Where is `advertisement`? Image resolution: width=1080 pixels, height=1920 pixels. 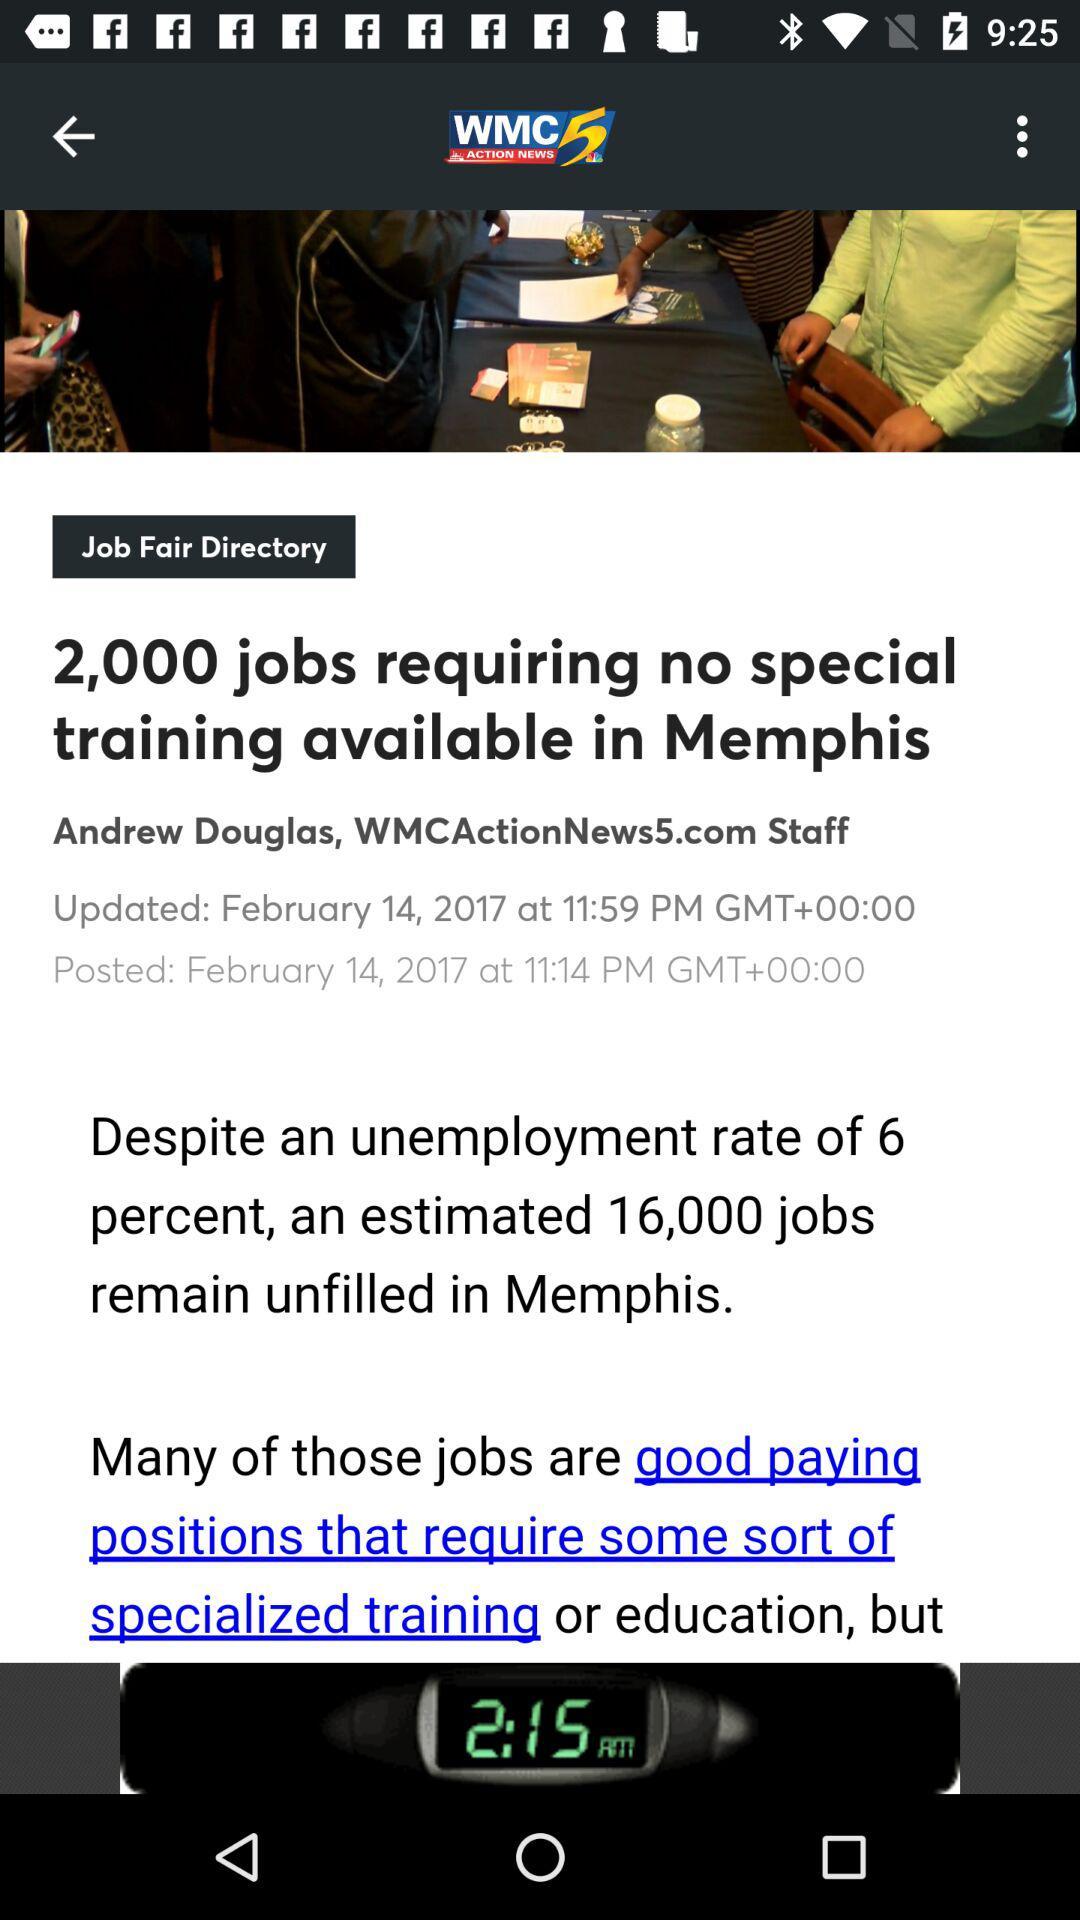 advertisement is located at coordinates (540, 1727).